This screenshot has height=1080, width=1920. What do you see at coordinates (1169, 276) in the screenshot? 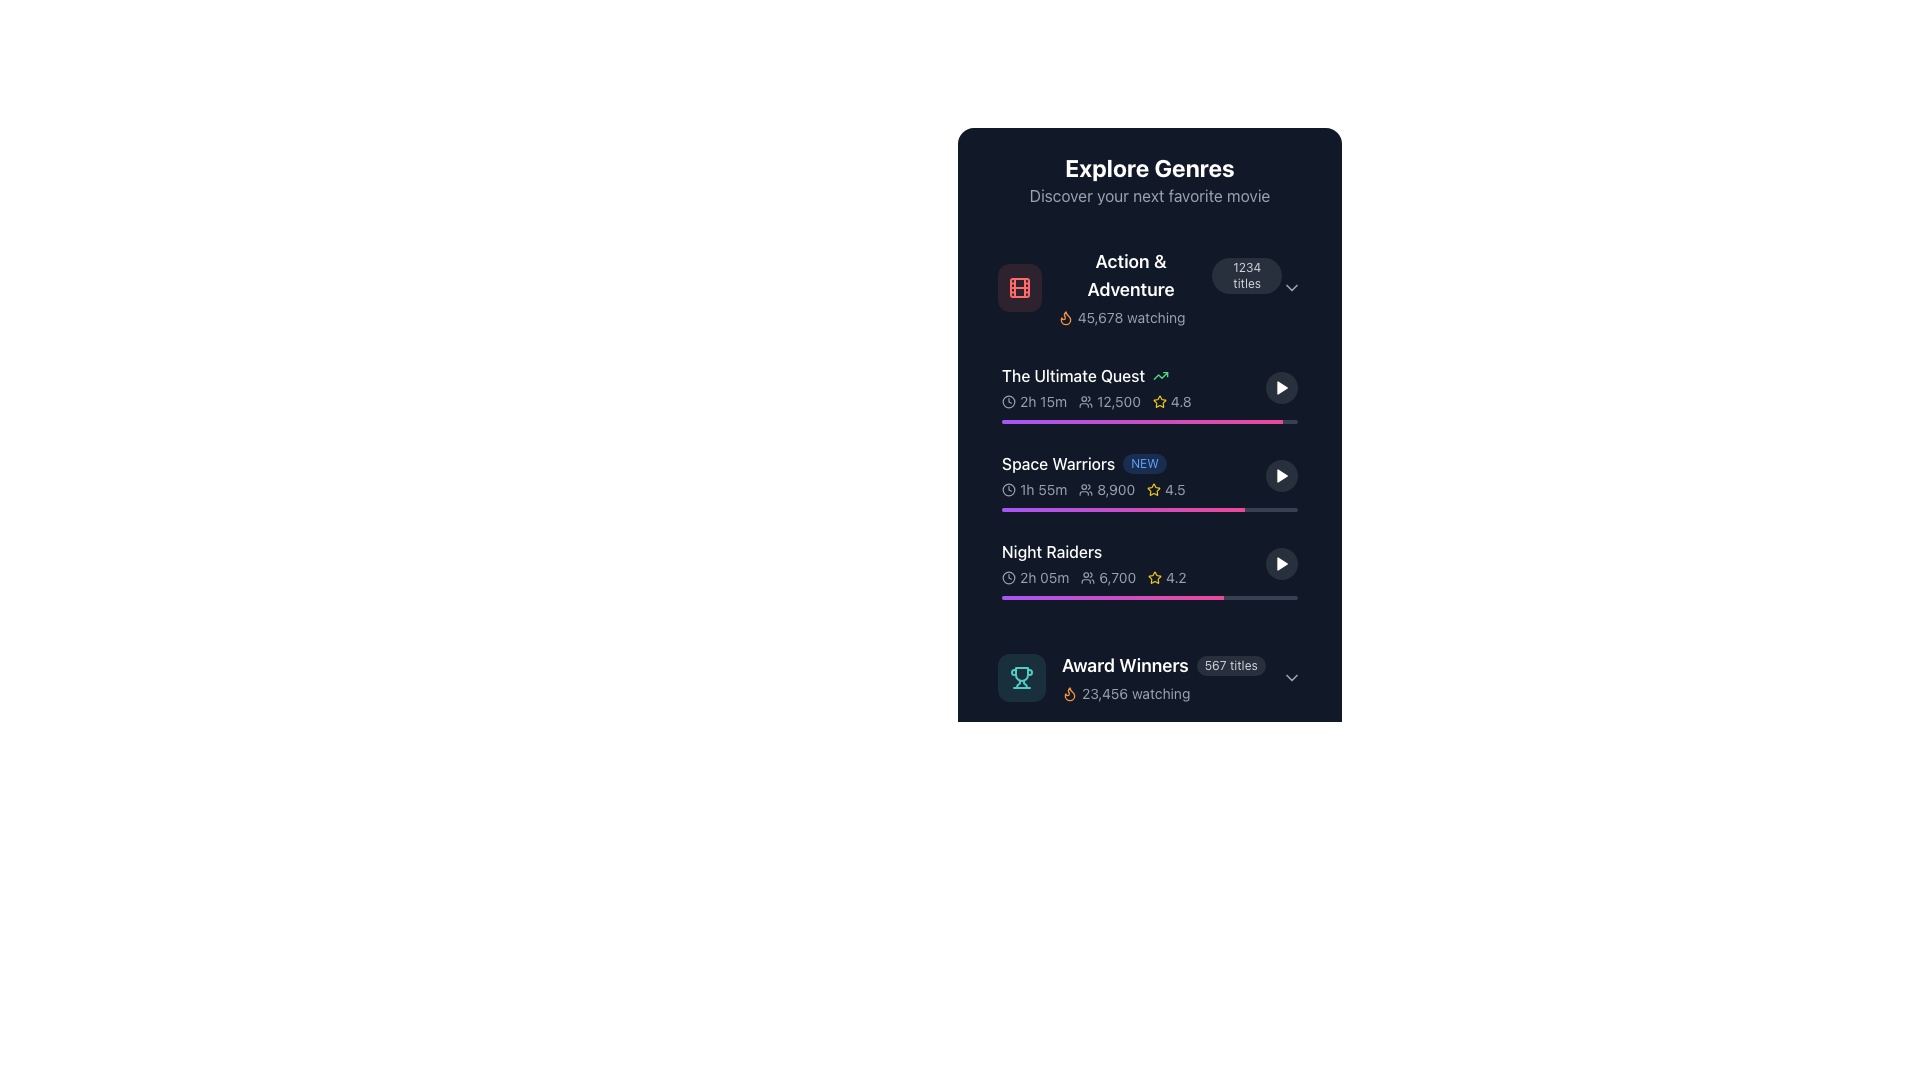
I see `information displayed on the label with badge showing 'Action & Adventure' and '1234 titles' in a dark-themed interface, located just below the 'Explore Genres' heading` at bounding box center [1169, 276].